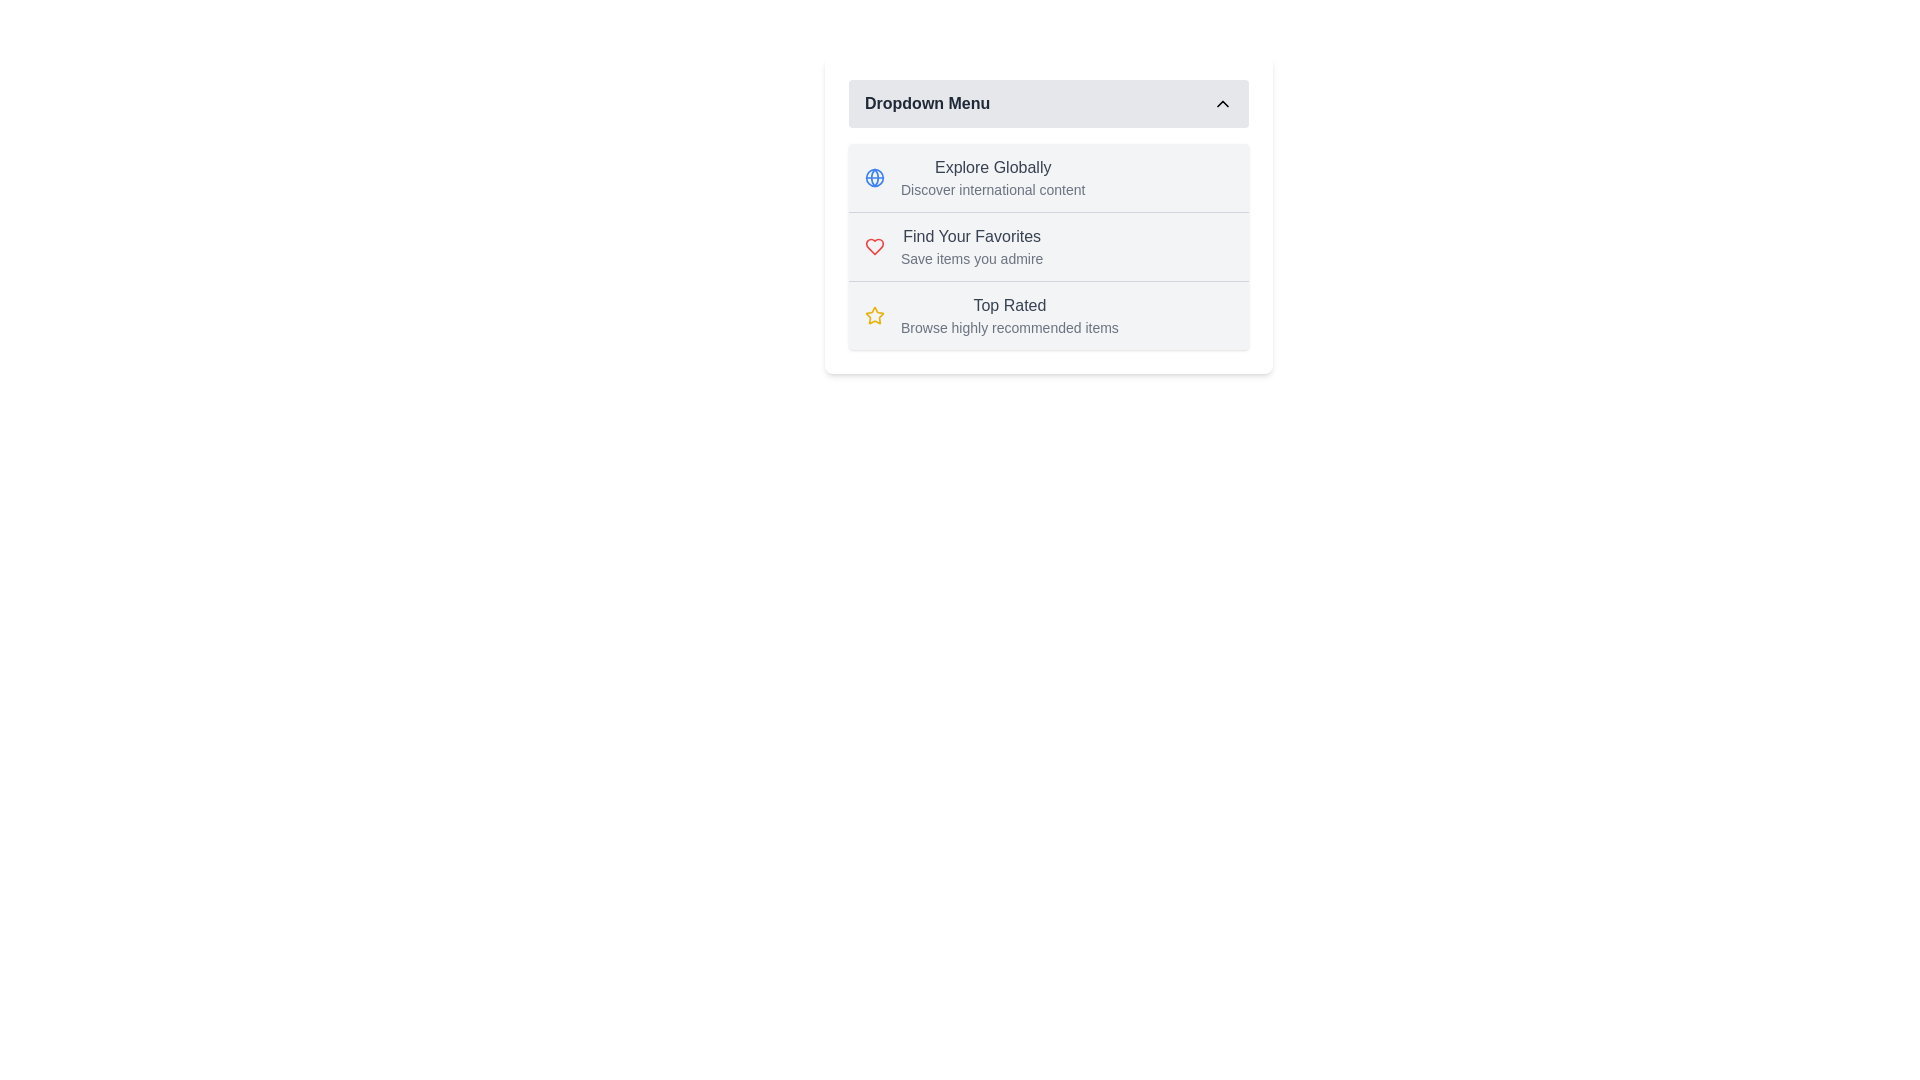 The height and width of the screenshot is (1080, 1920). What do you see at coordinates (993, 176) in the screenshot?
I see `the 'Explore International Content' text label, which is the topmost entry in the dropdown menu directly beneath the title bar labeled 'Dropdown Menu'` at bounding box center [993, 176].